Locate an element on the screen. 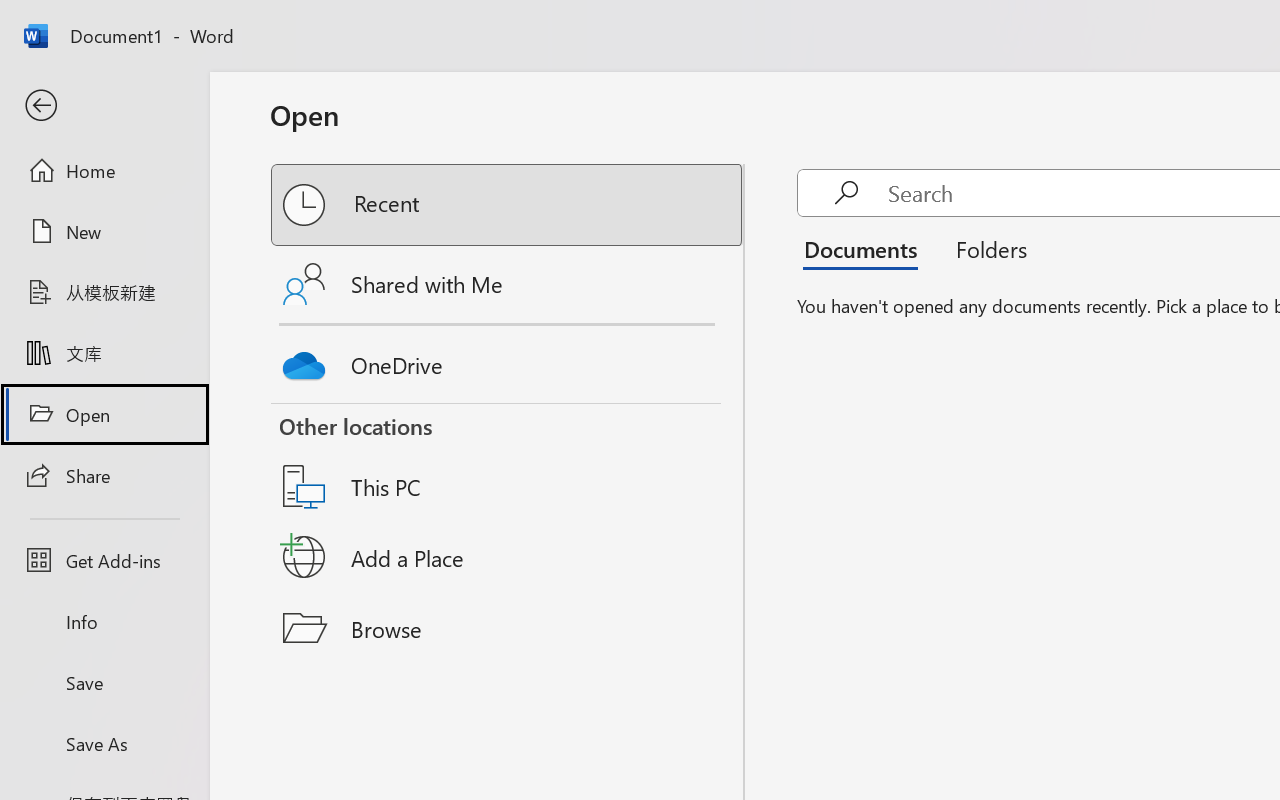  'OneDrive' is located at coordinates (508, 360).